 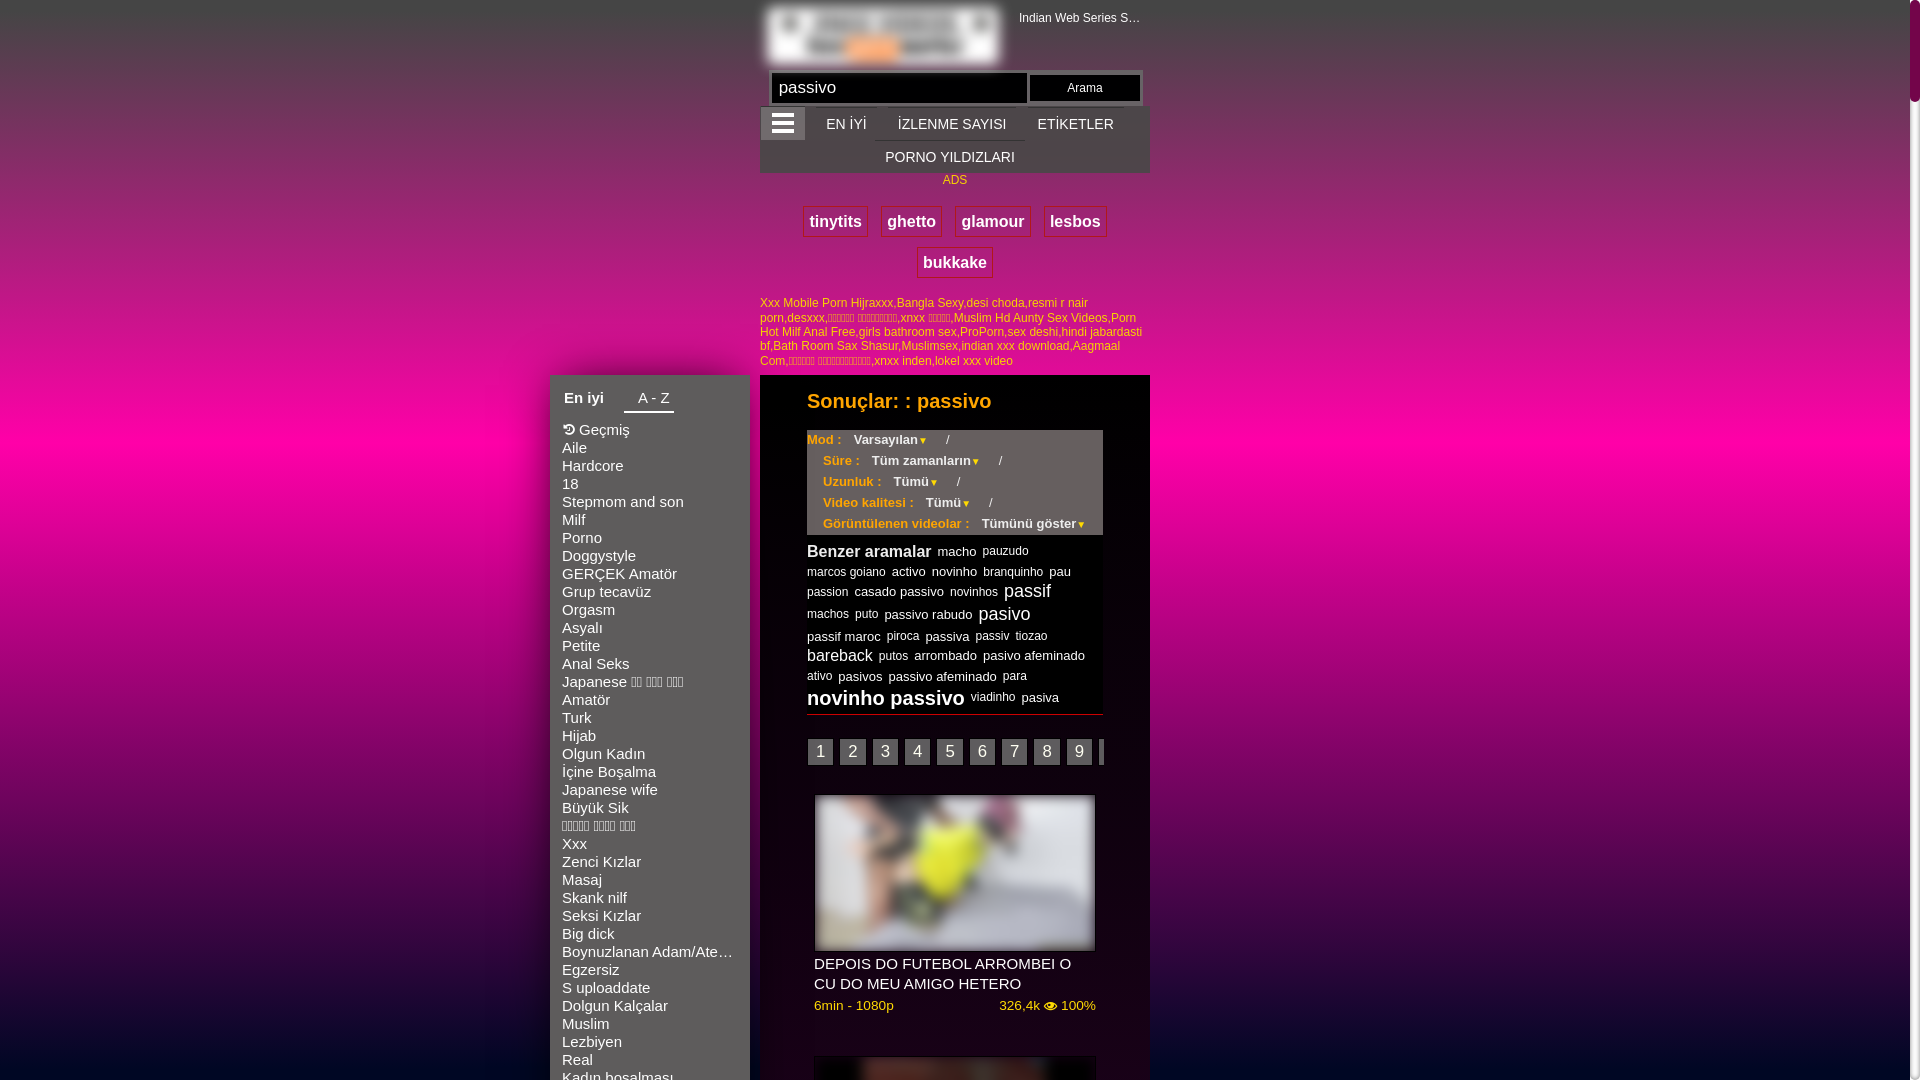 What do you see at coordinates (982, 752) in the screenshot?
I see `'6'` at bounding box center [982, 752].